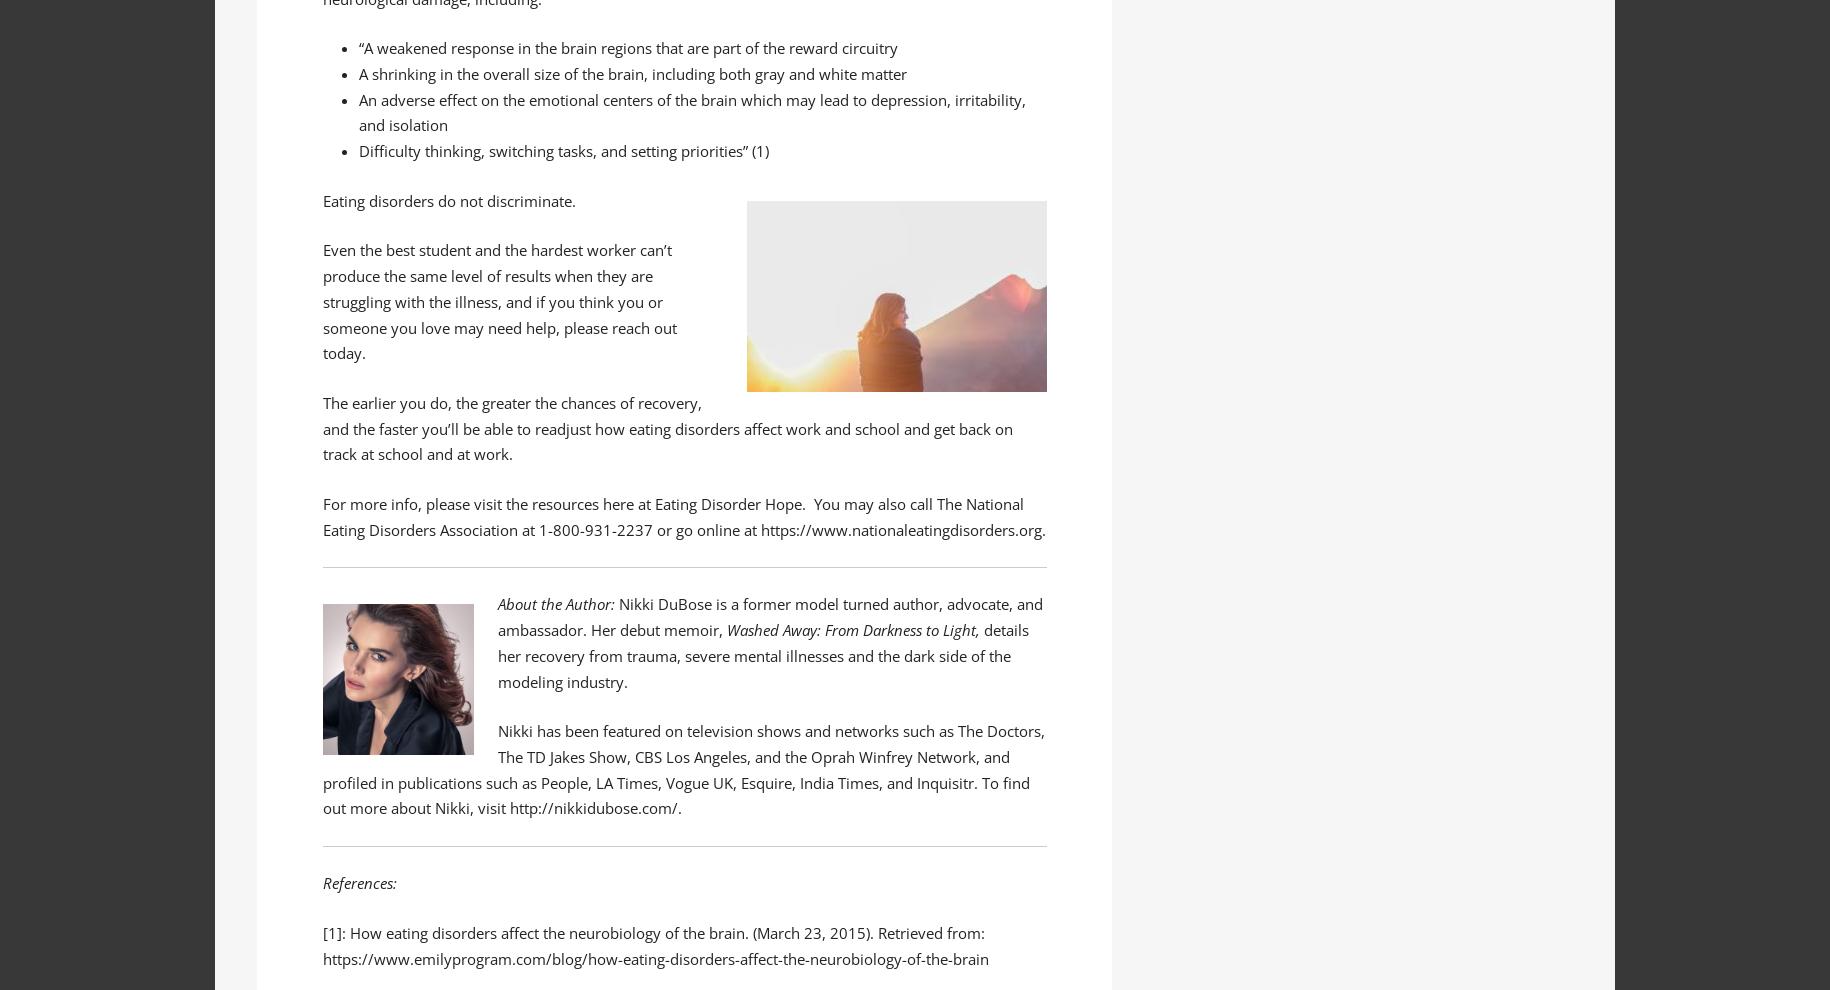  Describe the element at coordinates (667, 426) in the screenshot. I see `'The earlier you do, the greater the chances of recovery, and the faster you’ll be able to readjust how eating disorders affect work and school and get back on track at school and at work.'` at that location.